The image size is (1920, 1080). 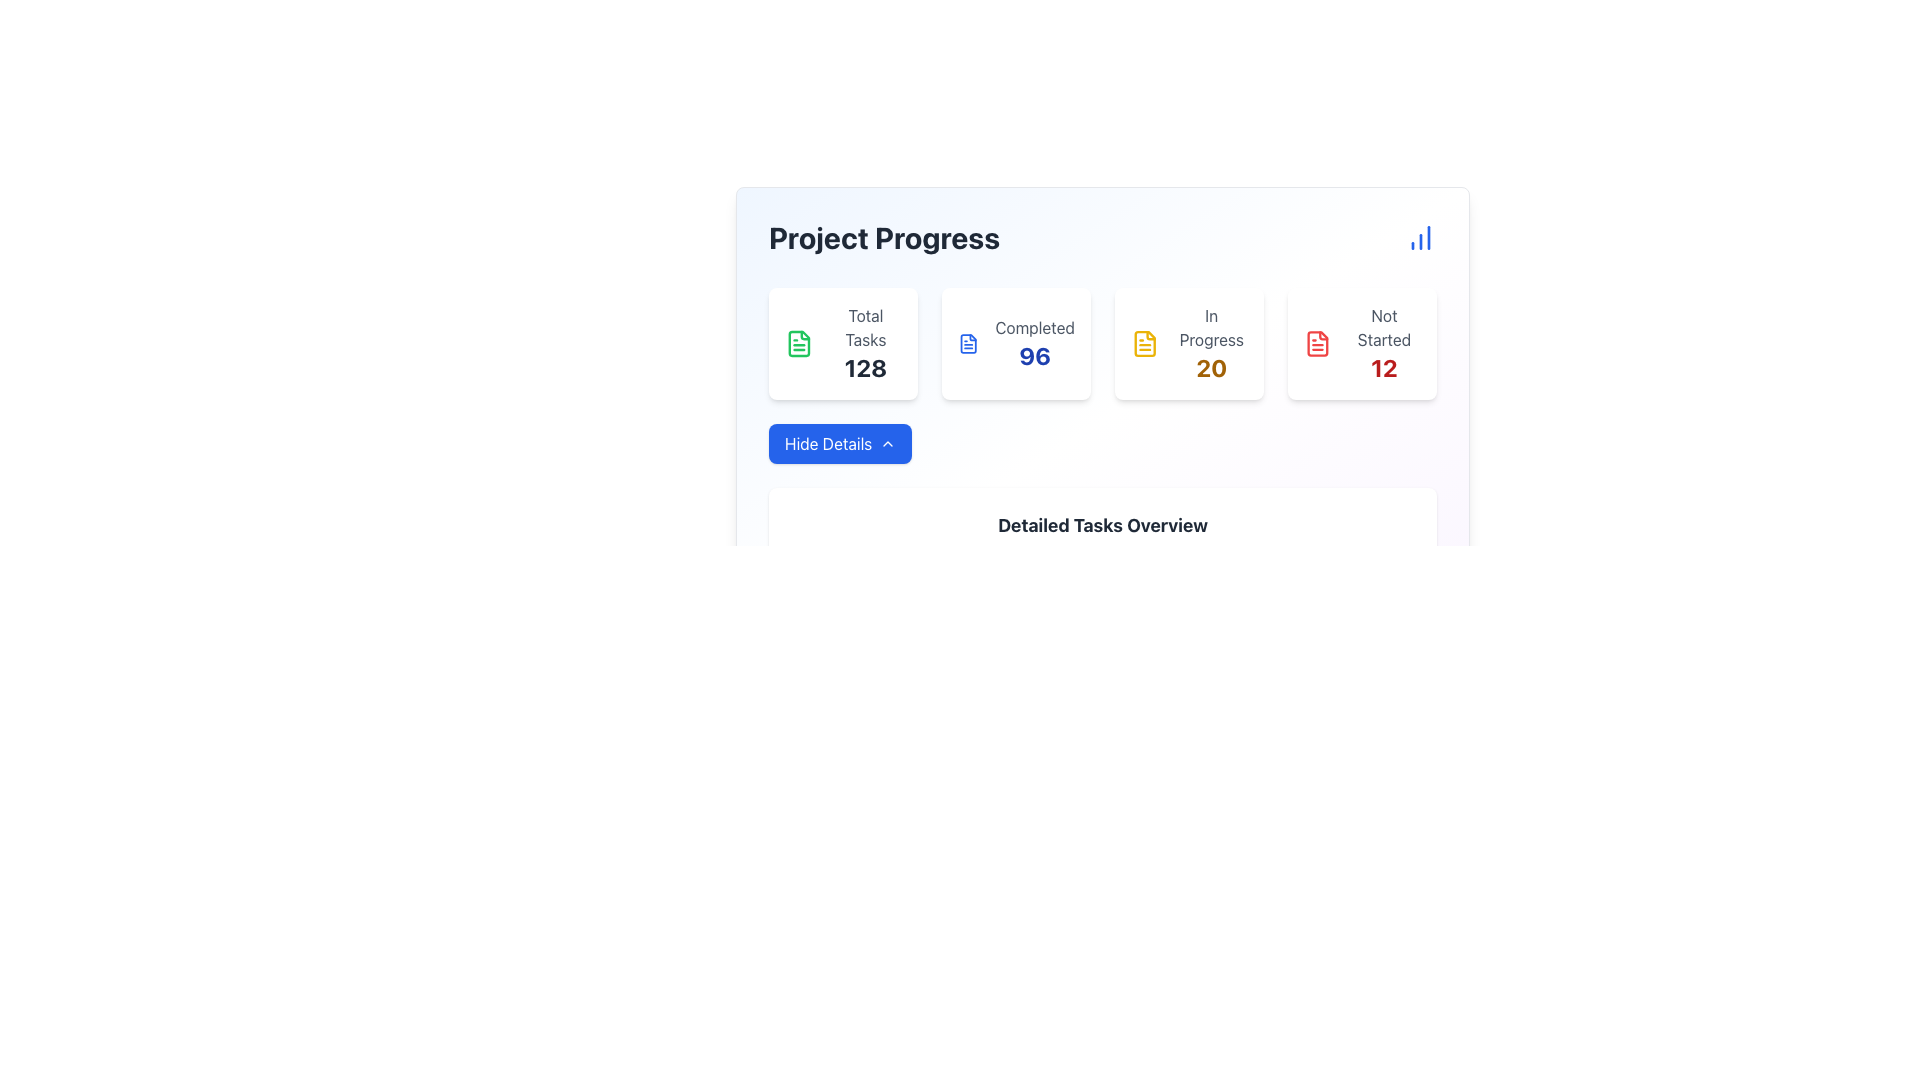 I want to click on the 'Completed' status icon located in the second column of the status cards grid, positioned between 'Total Tasks' and 'In Progress', so click(x=968, y=342).